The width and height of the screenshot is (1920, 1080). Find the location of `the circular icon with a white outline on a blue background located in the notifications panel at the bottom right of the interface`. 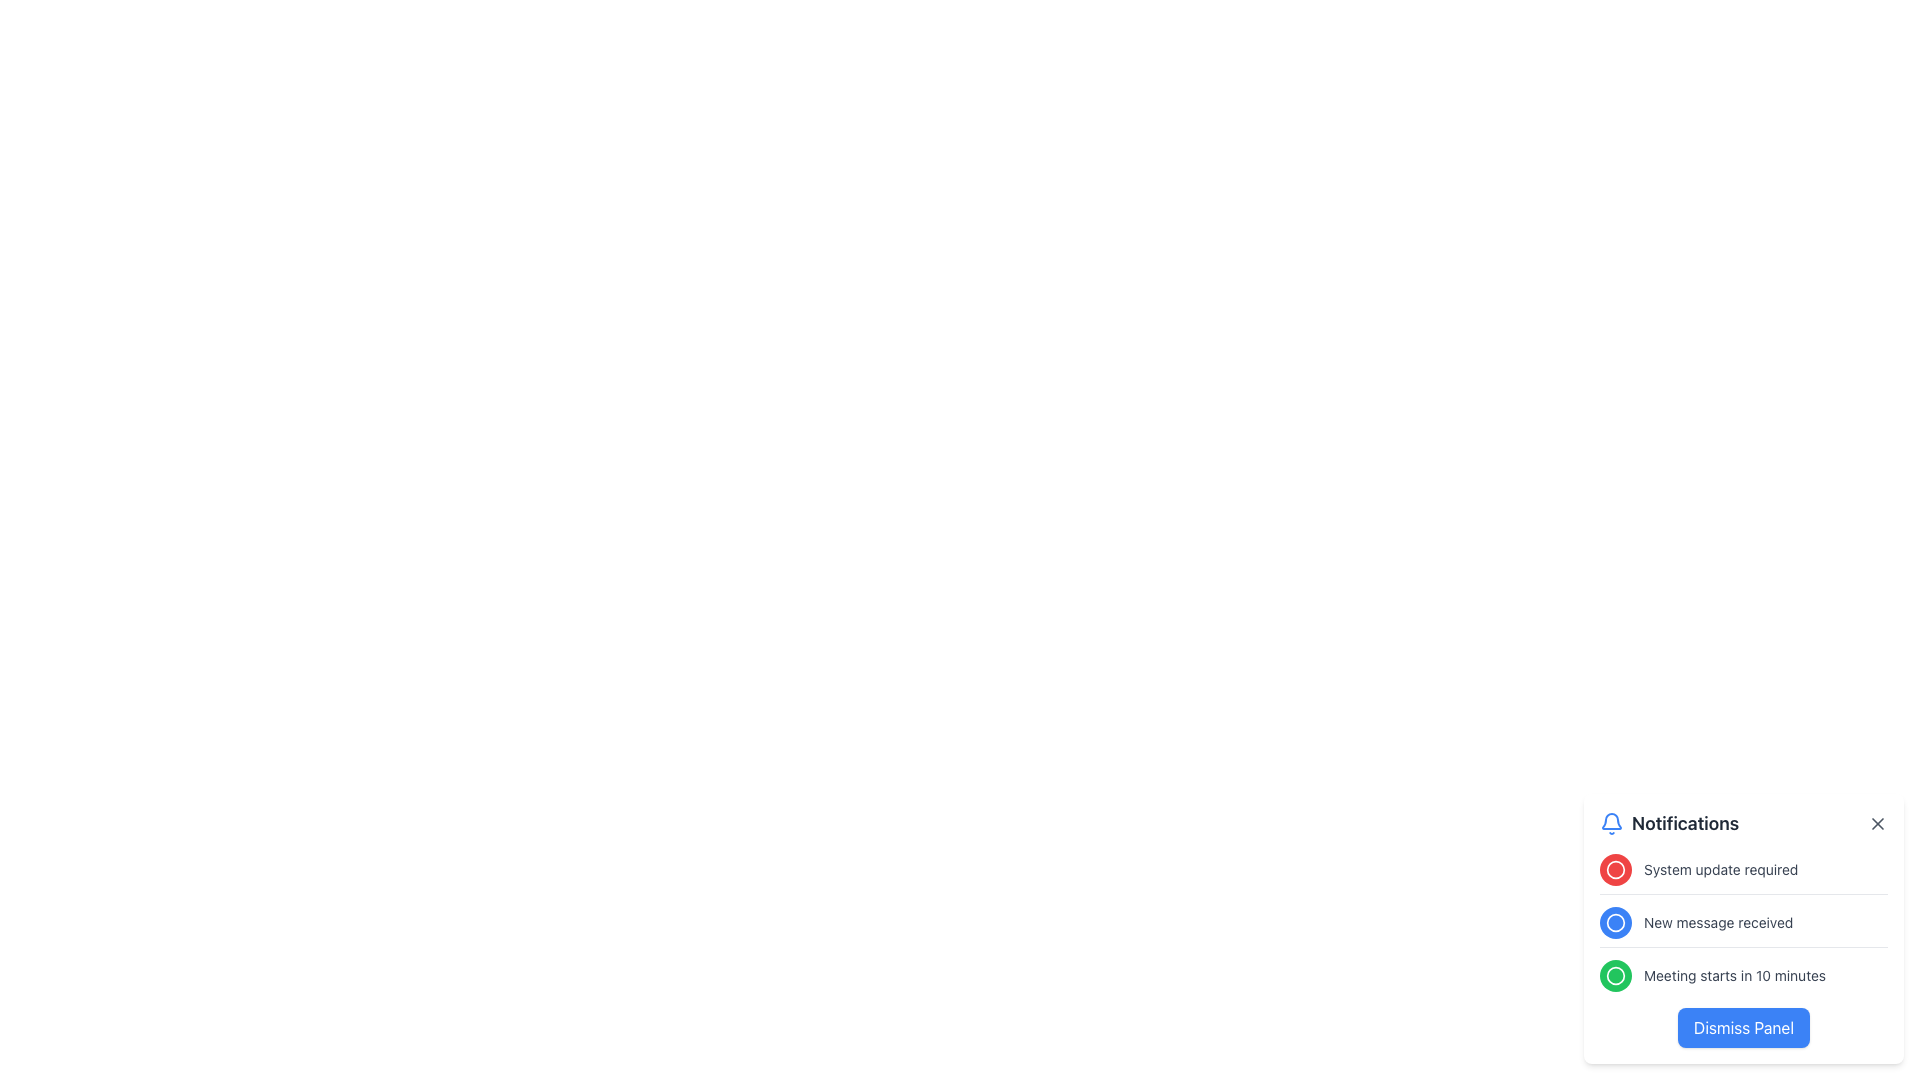

the circular icon with a white outline on a blue background located in the notifications panel at the bottom right of the interface is located at coordinates (1616, 922).